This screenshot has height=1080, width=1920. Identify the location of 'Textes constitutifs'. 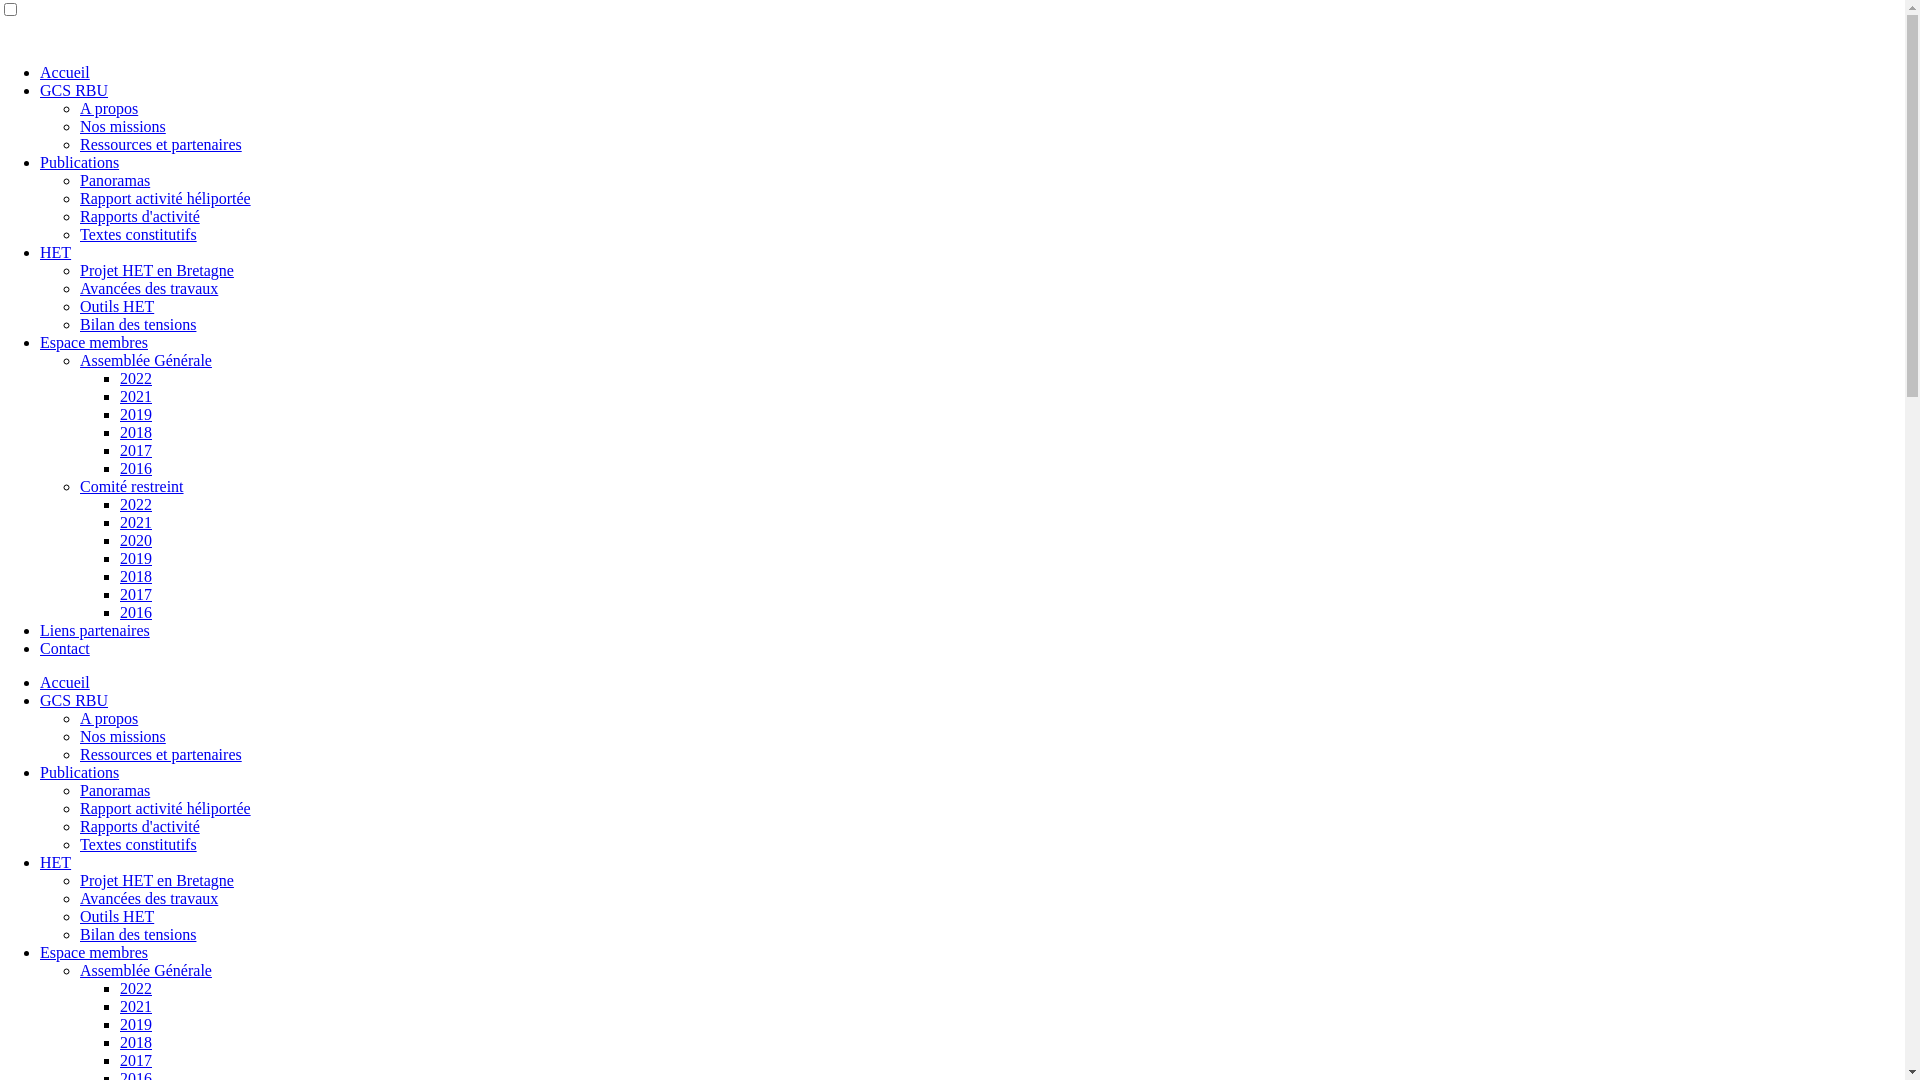
(137, 844).